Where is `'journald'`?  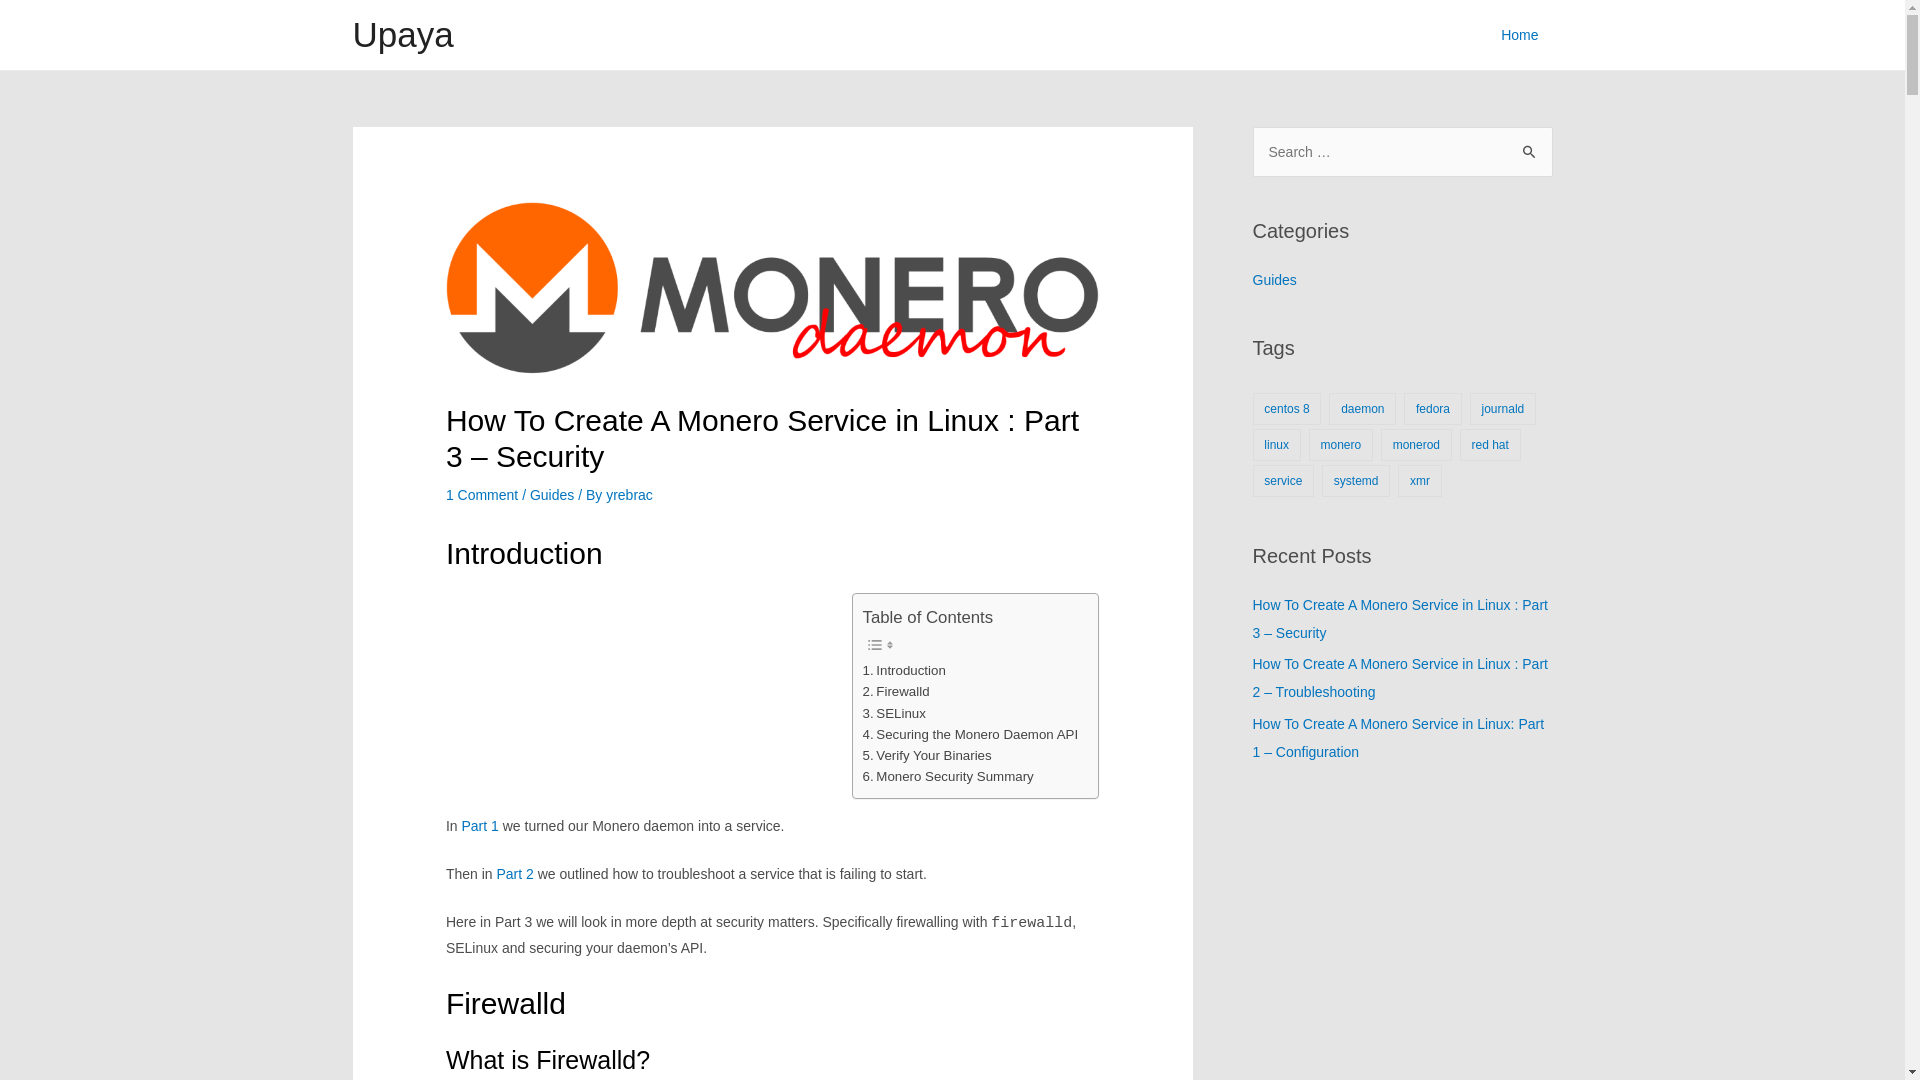
'journald' is located at coordinates (1502, 407).